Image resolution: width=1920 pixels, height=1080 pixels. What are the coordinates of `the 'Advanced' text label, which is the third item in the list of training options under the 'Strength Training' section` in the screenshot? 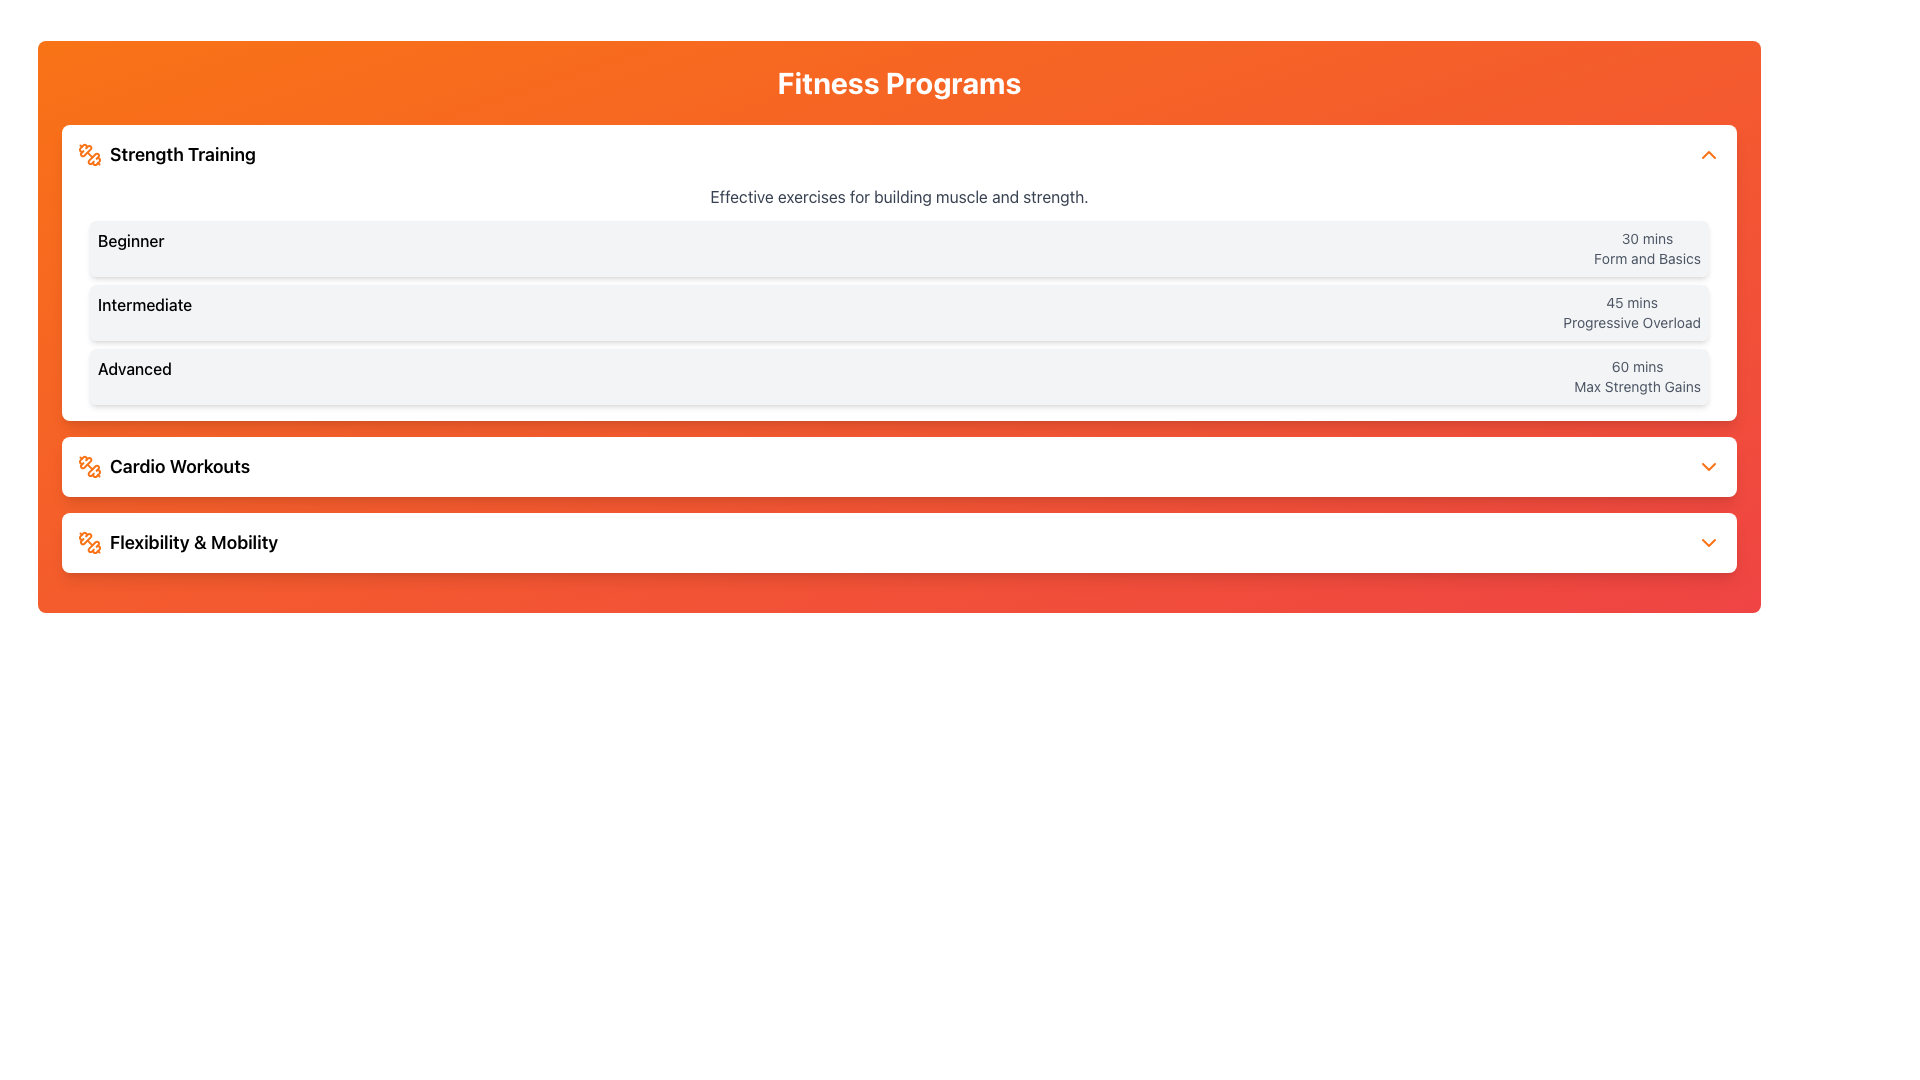 It's located at (133, 377).